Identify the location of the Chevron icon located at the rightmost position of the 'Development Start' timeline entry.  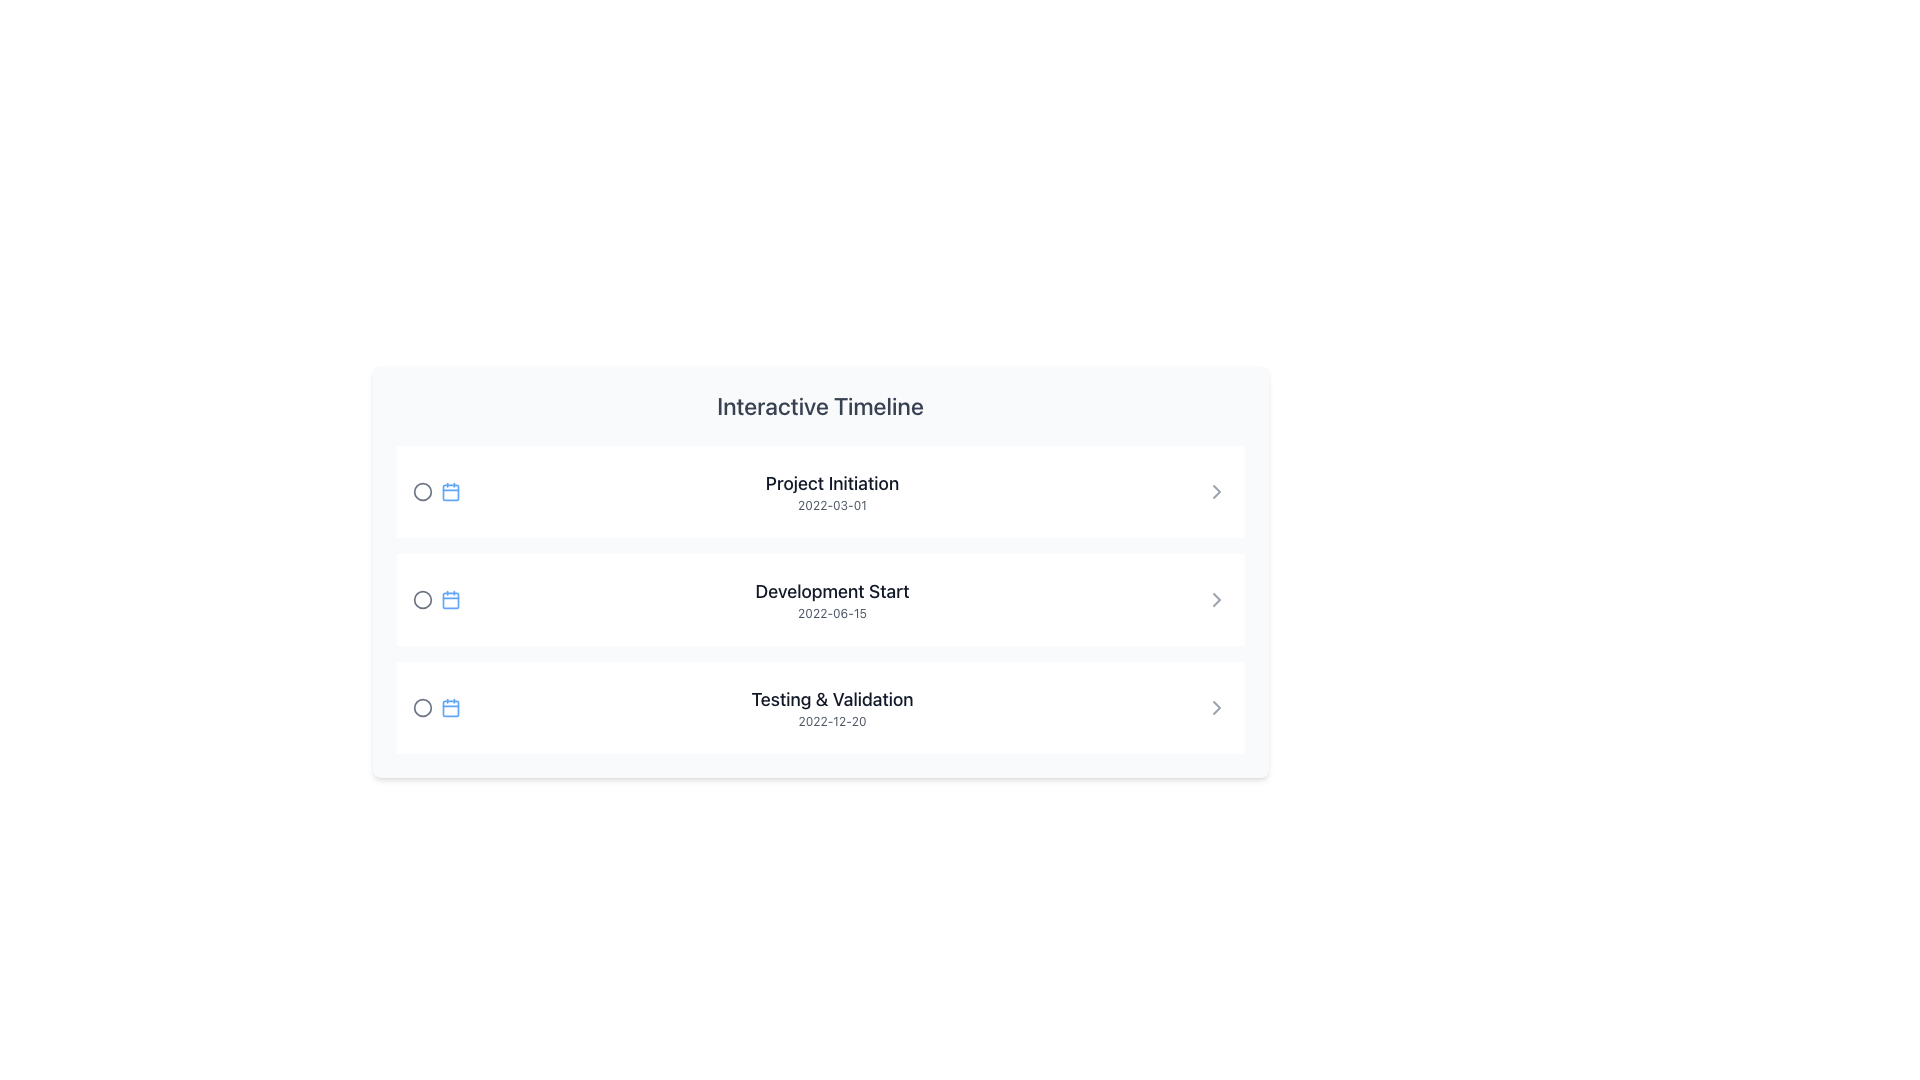
(1215, 599).